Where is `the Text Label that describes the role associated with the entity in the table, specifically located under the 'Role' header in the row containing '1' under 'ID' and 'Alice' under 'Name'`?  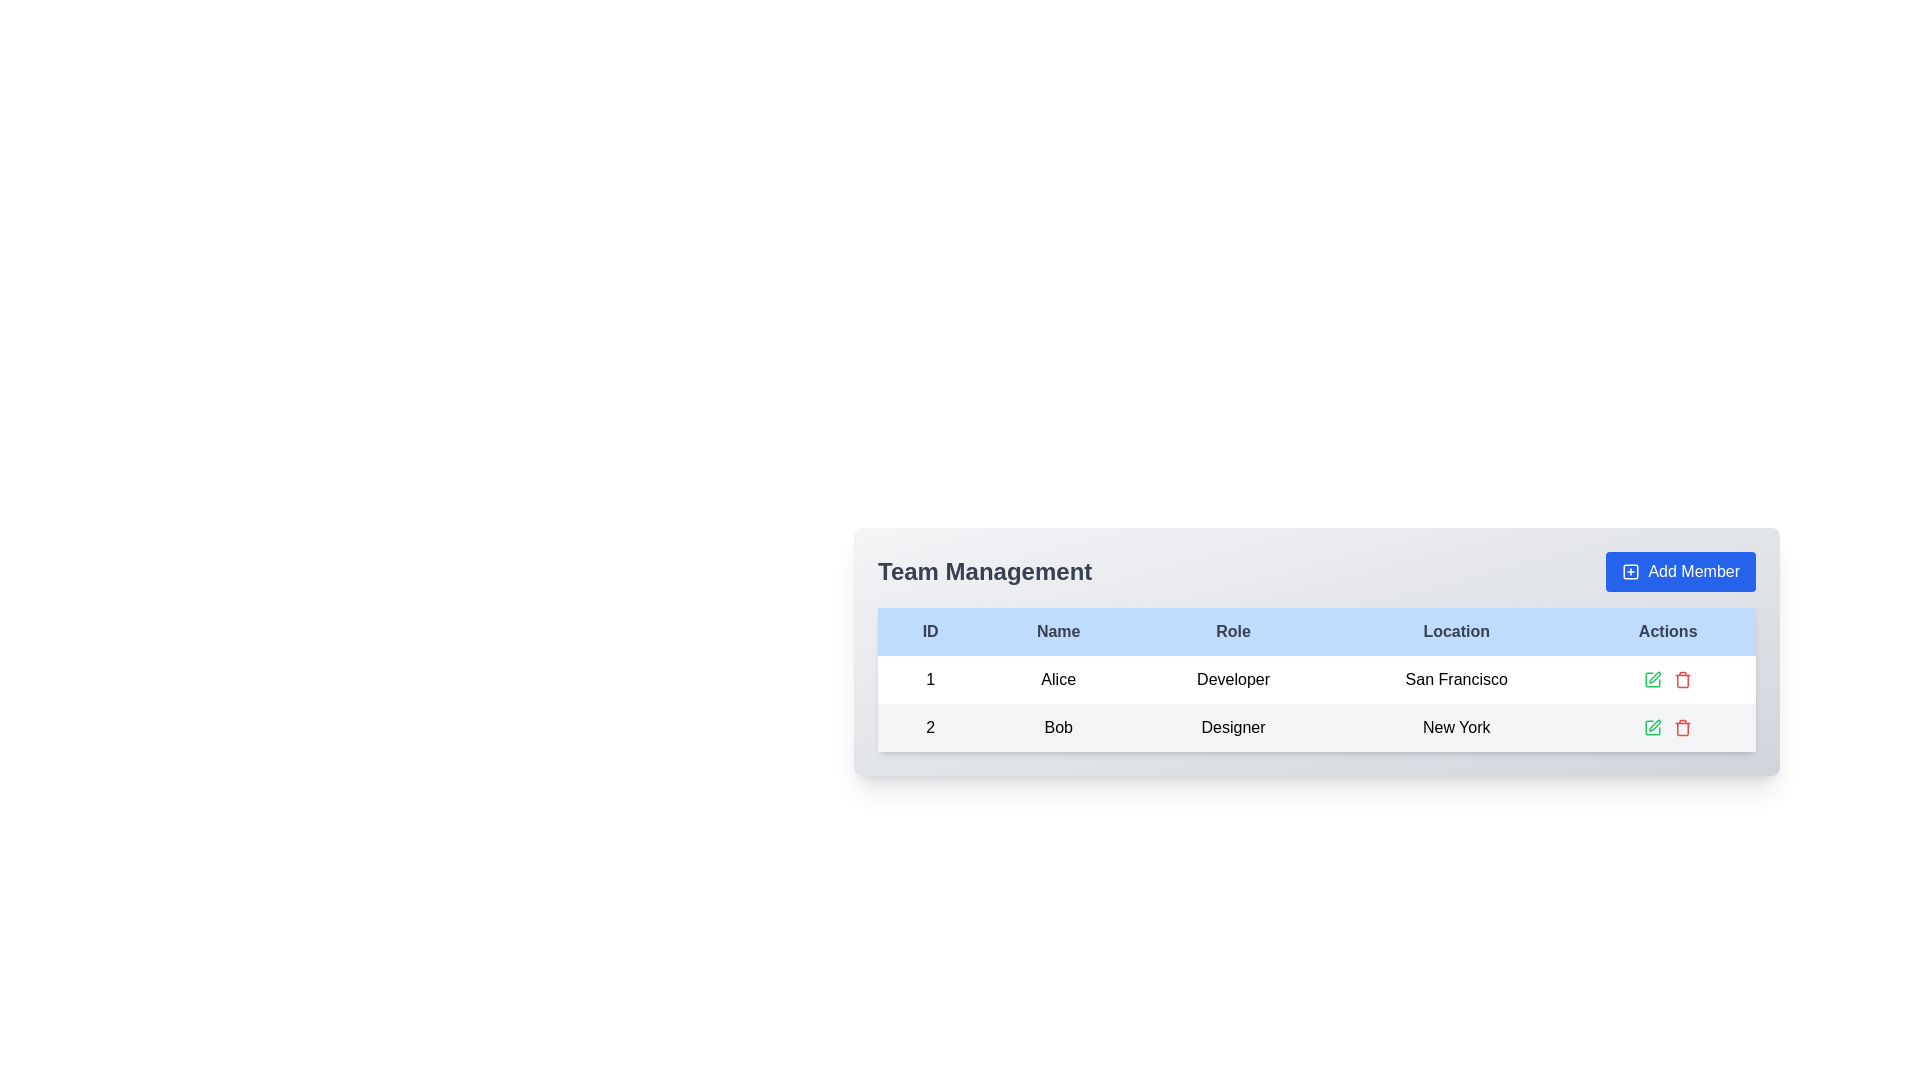 the Text Label that describes the role associated with the entity in the table, specifically located under the 'Role' header in the row containing '1' under 'ID' and 'Alice' under 'Name' is located at coordinates (1232, 678).